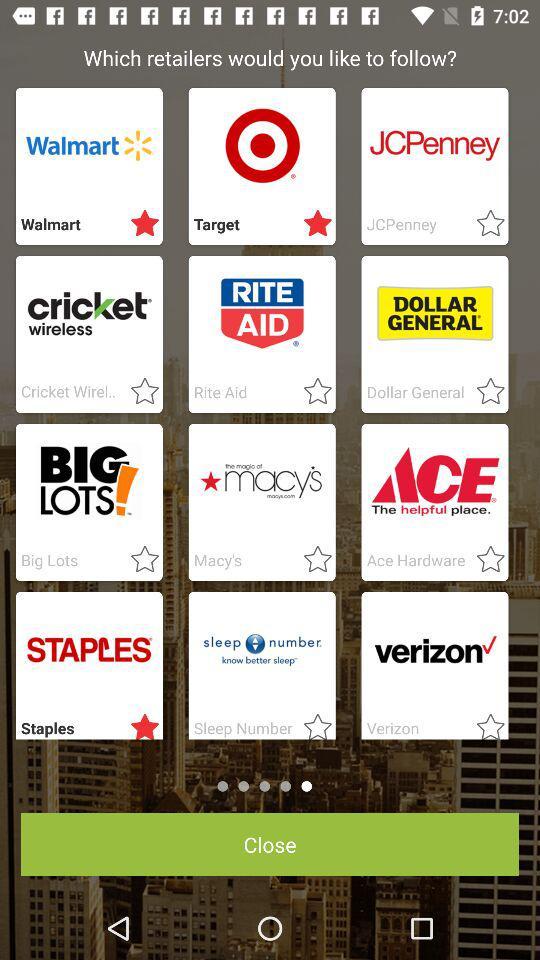  Describe the element at coordinates (483, 560) in the screenshot. I see `adds to favorites` at that location.